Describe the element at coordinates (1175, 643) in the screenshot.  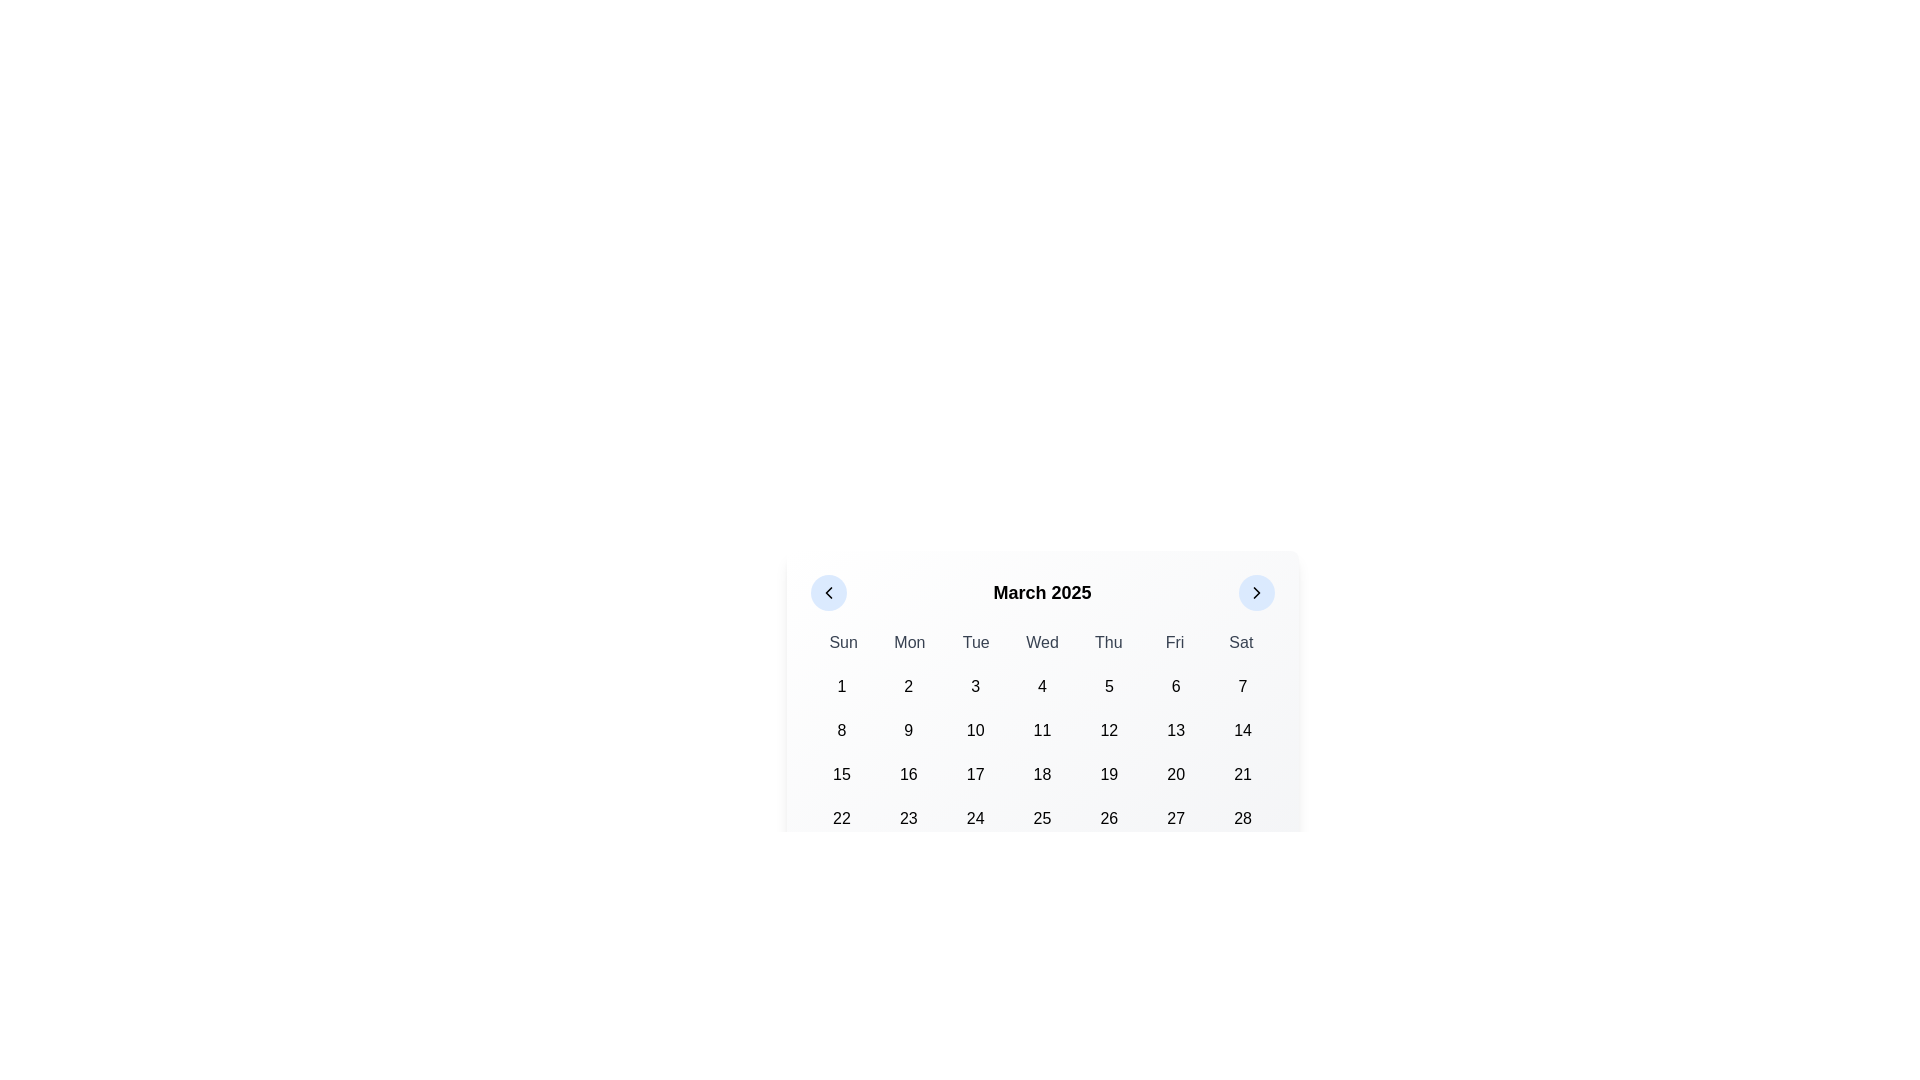
I see `the static text label displaying 'Fri' in bold, which is the sixth element in the row of day names in the calendar component` at that location.